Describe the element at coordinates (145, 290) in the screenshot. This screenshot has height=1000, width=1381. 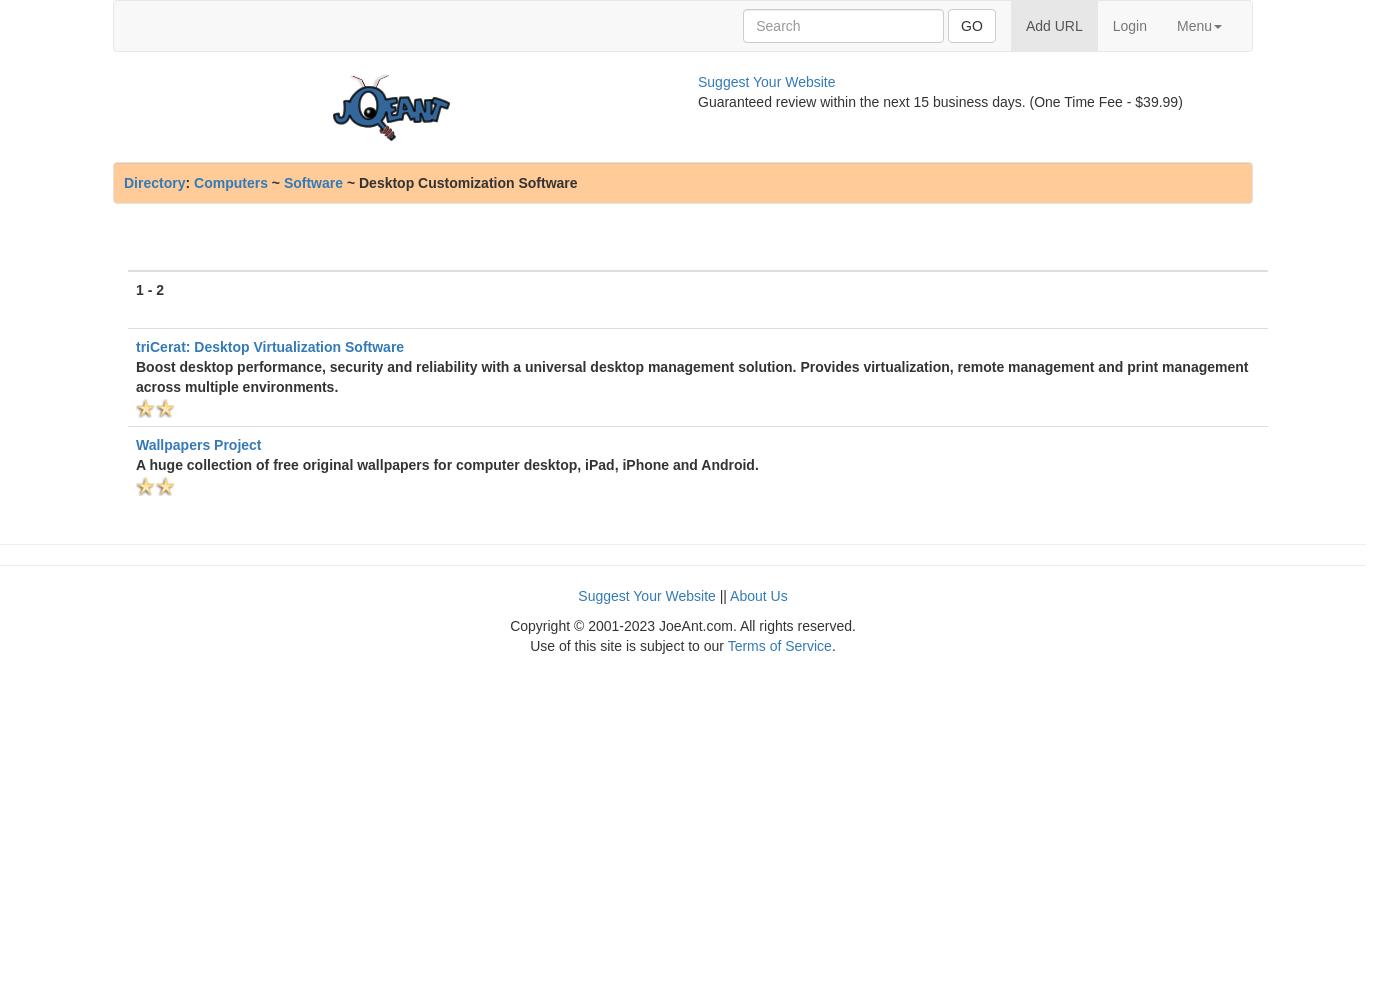
I see `'1 -'` at that location.